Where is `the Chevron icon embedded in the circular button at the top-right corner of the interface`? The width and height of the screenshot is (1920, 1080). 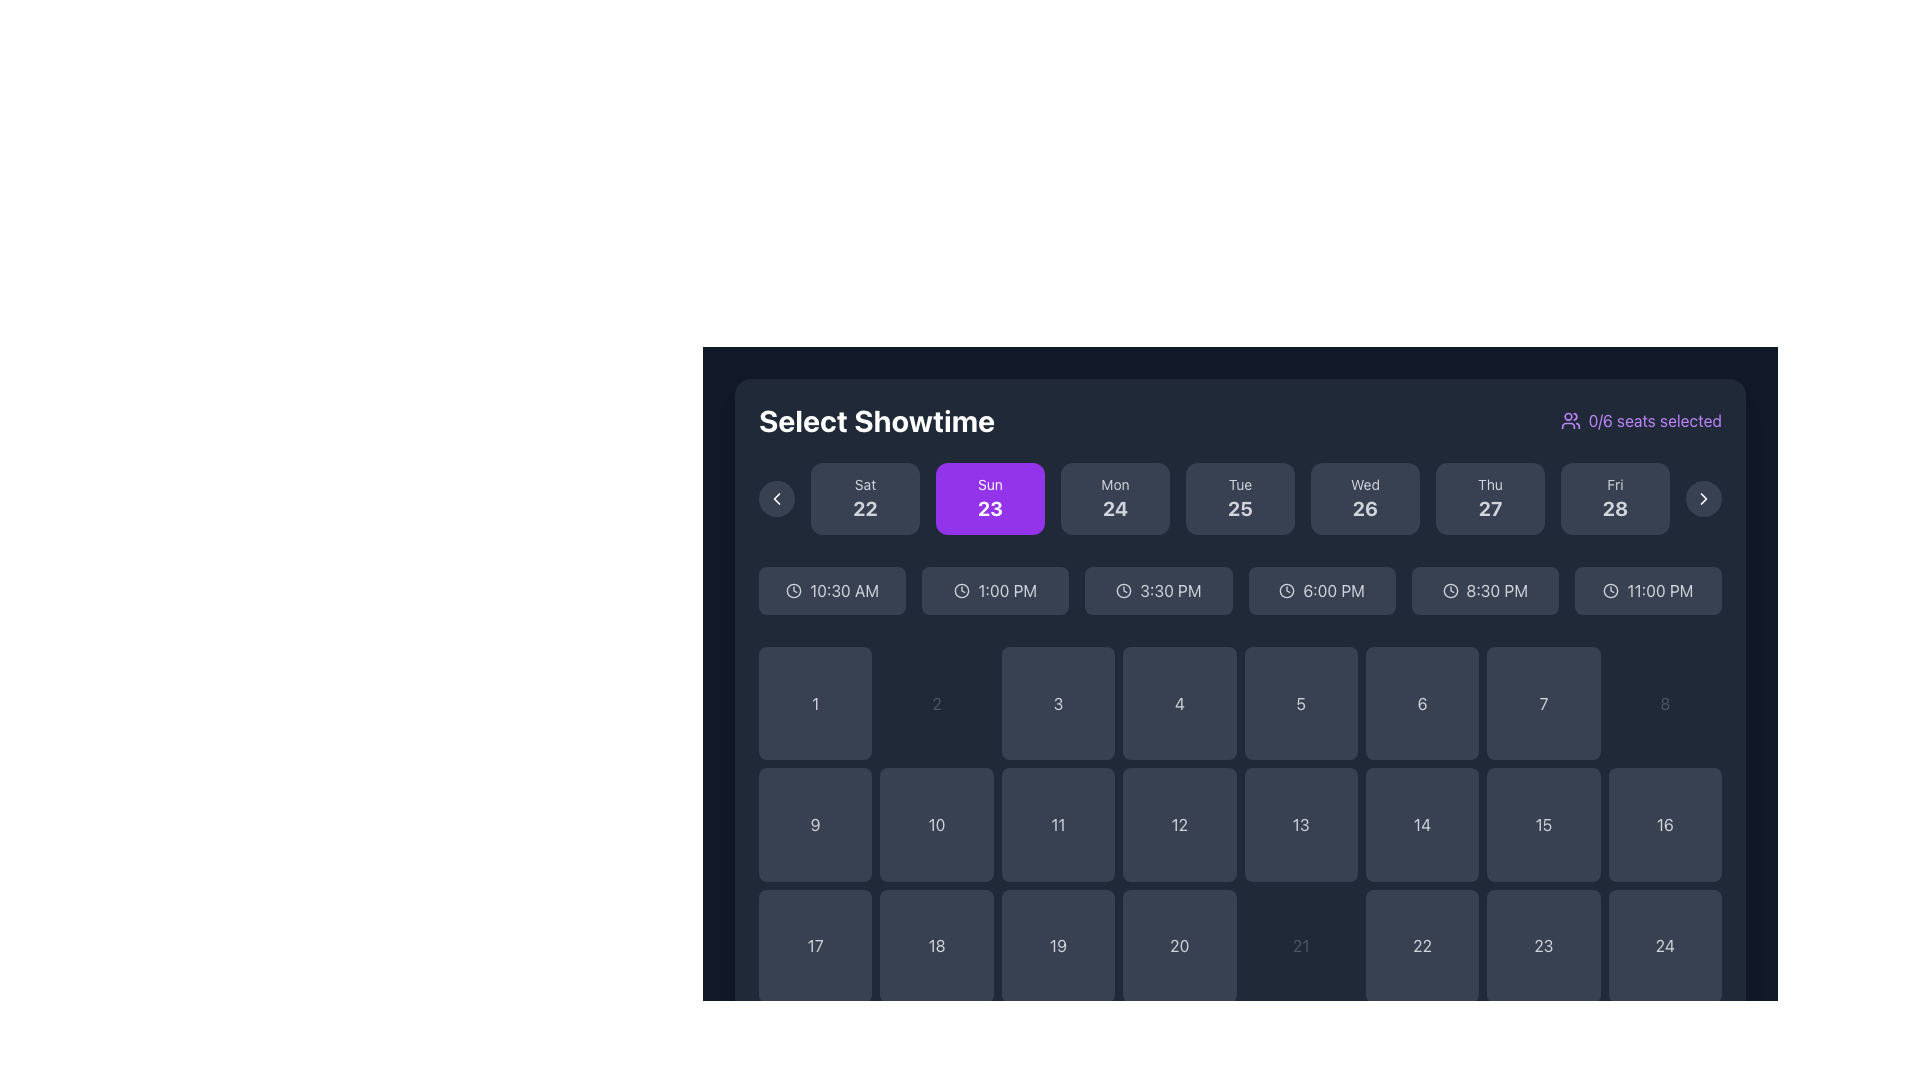
the Chevron icon embedded in the circular button at the top-right corner of the interface is located at coordinates (1703, 497).